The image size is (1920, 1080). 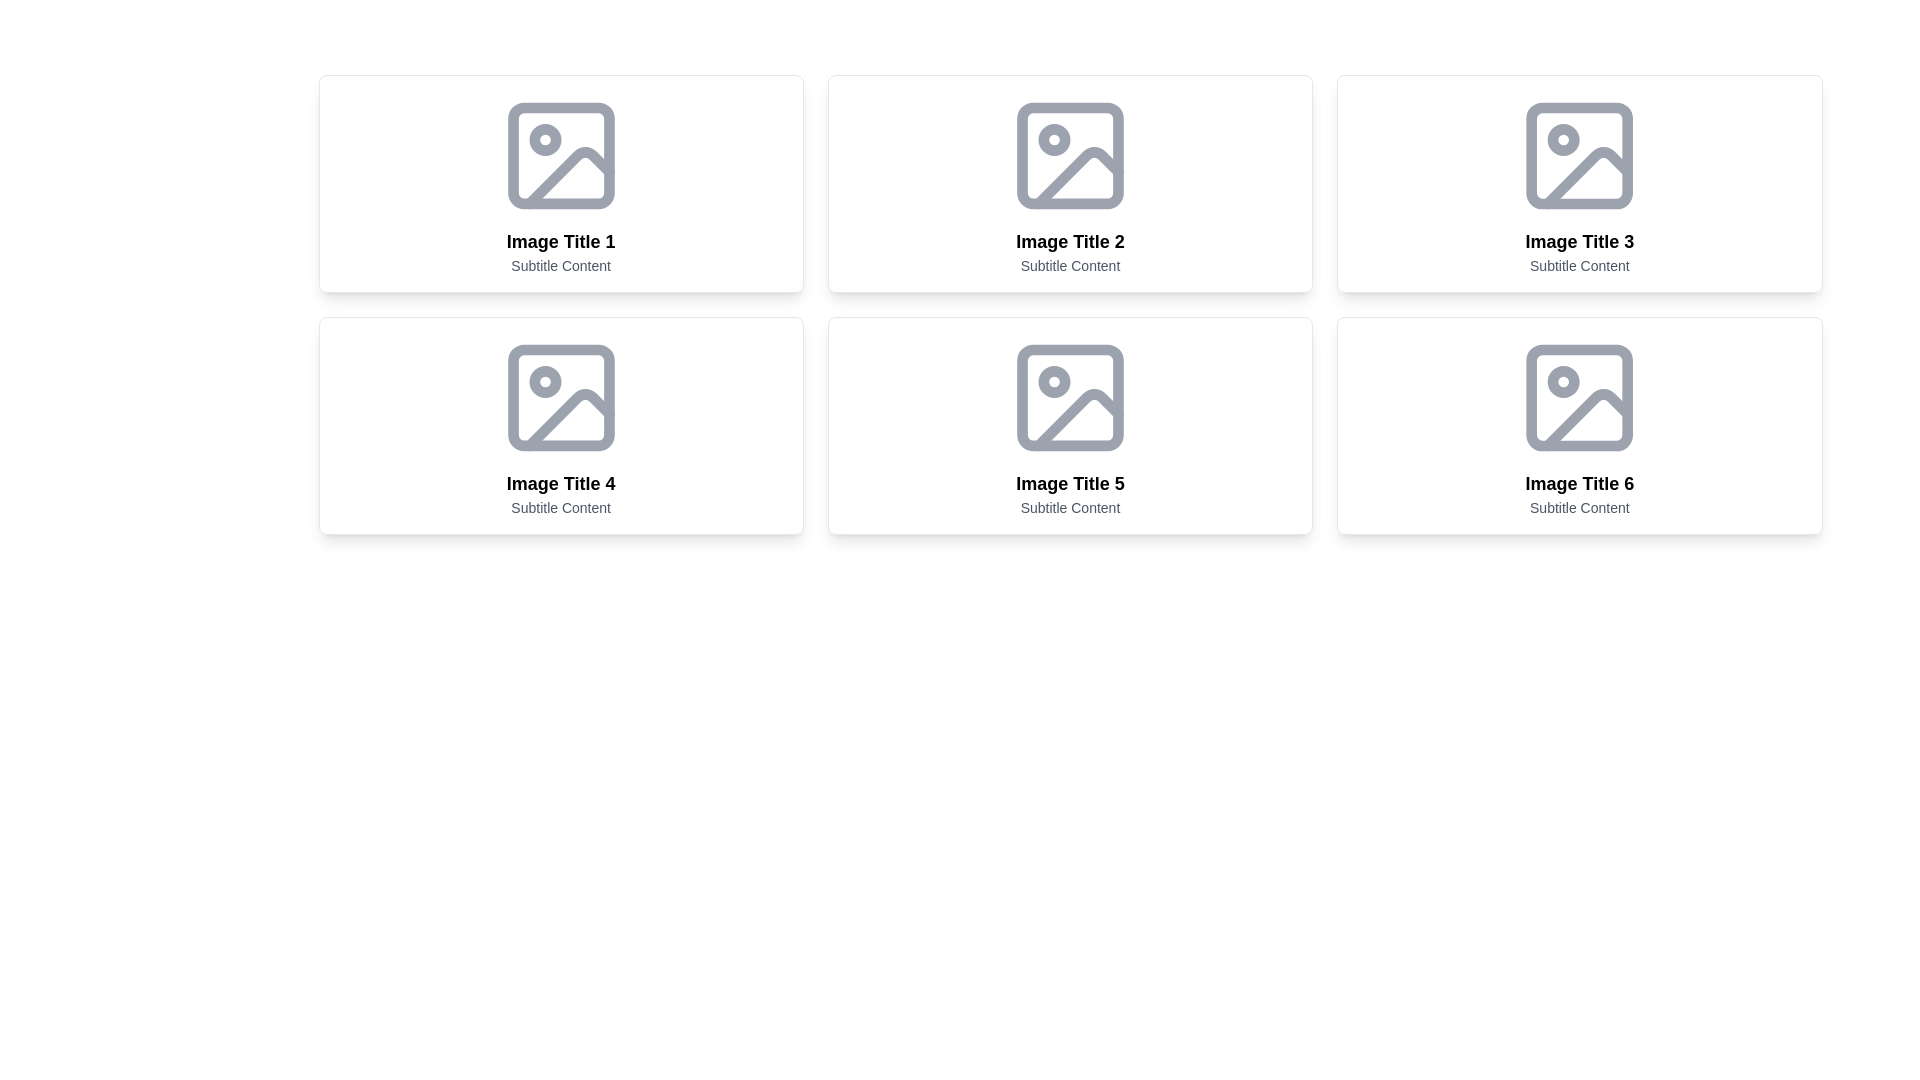 What do you see at coordinates (1562, 138) in the screenshot?
I see `the small circular shape that is part of the third image placeholder in the top row, located within the card titled 'Image Title 3'` at bounding box center [1562, 138].